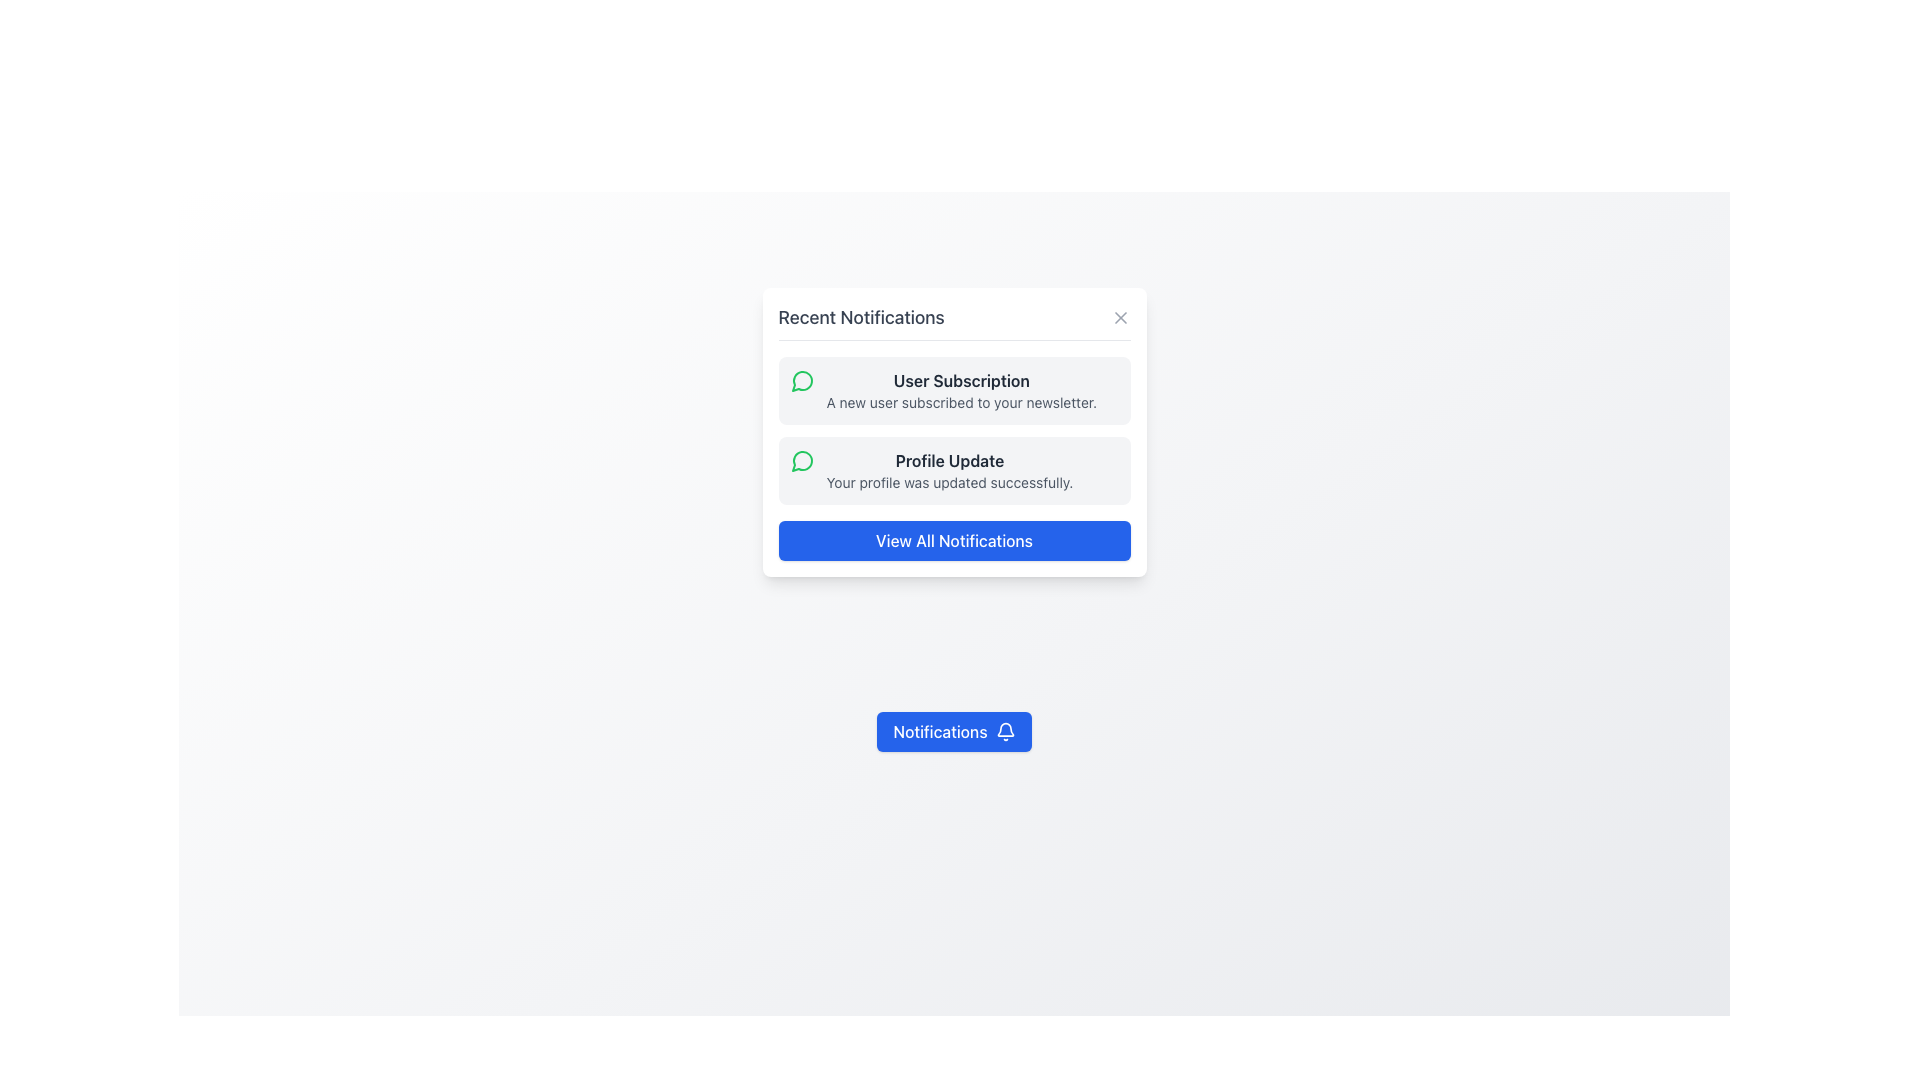  What do you see at coordinates (961, 402) in the screenshot?
I see `the text segment that reads 'A new user subscribed to your newsletter.' within the notification card under the title 'User Subscription.'` at bounding box center [961, 402].